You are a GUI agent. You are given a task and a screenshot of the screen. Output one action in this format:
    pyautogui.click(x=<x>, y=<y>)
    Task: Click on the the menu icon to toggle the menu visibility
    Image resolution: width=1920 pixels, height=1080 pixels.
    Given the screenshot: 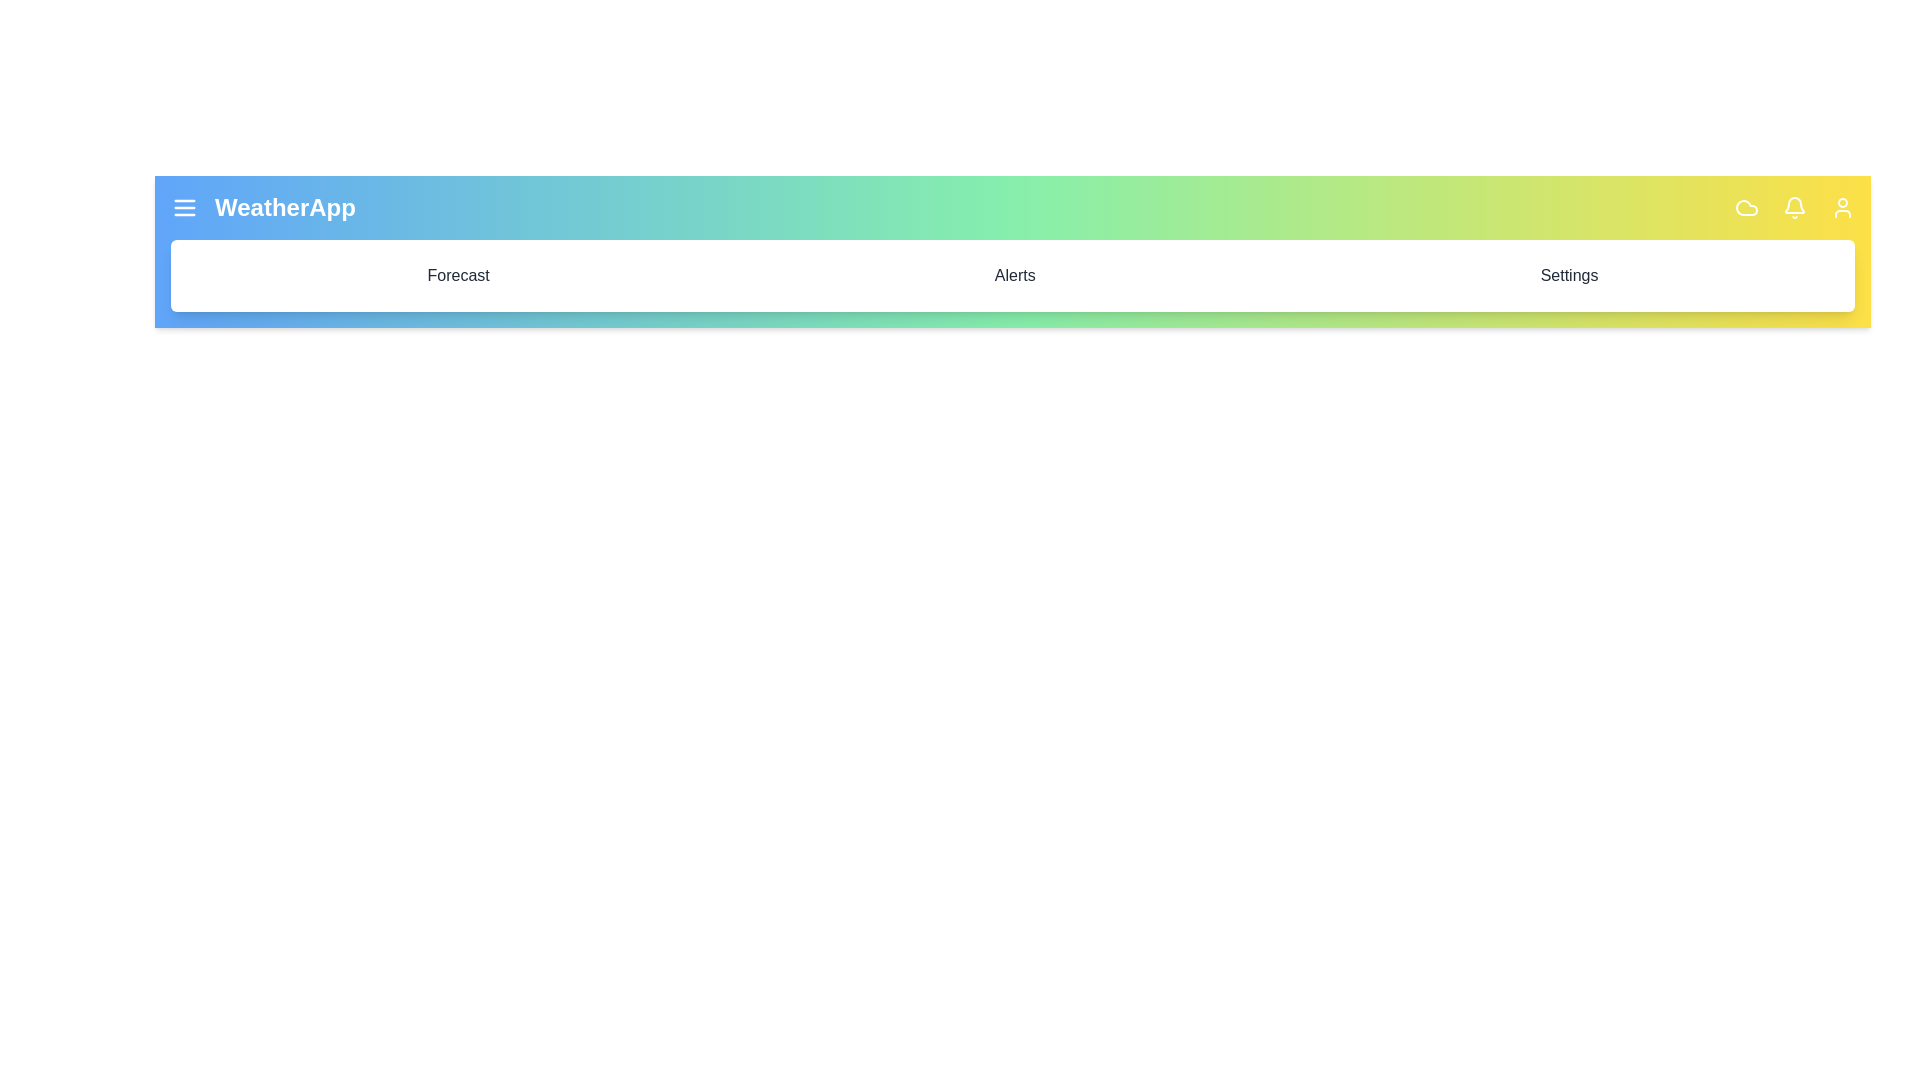 What is the action you would take?
    pyautogui.click(x=185, y=208)
    